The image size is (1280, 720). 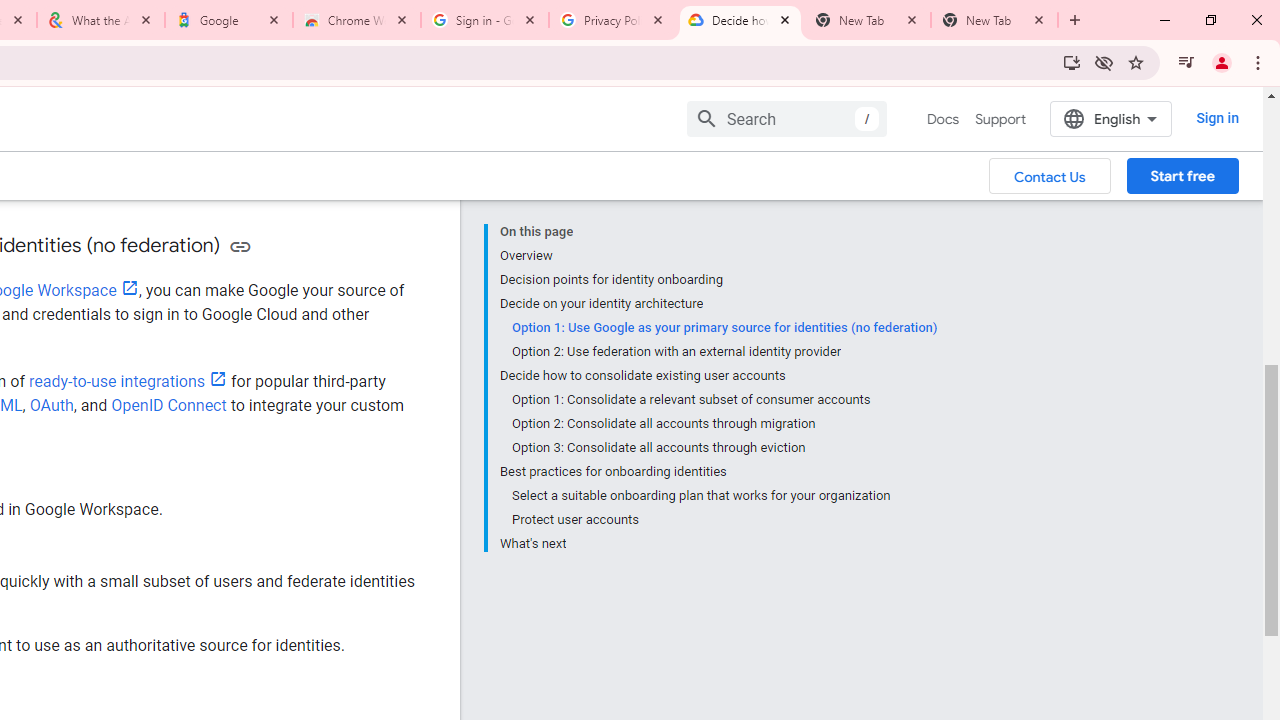 I want to click on 'Support', so click(x=1000, y=119).